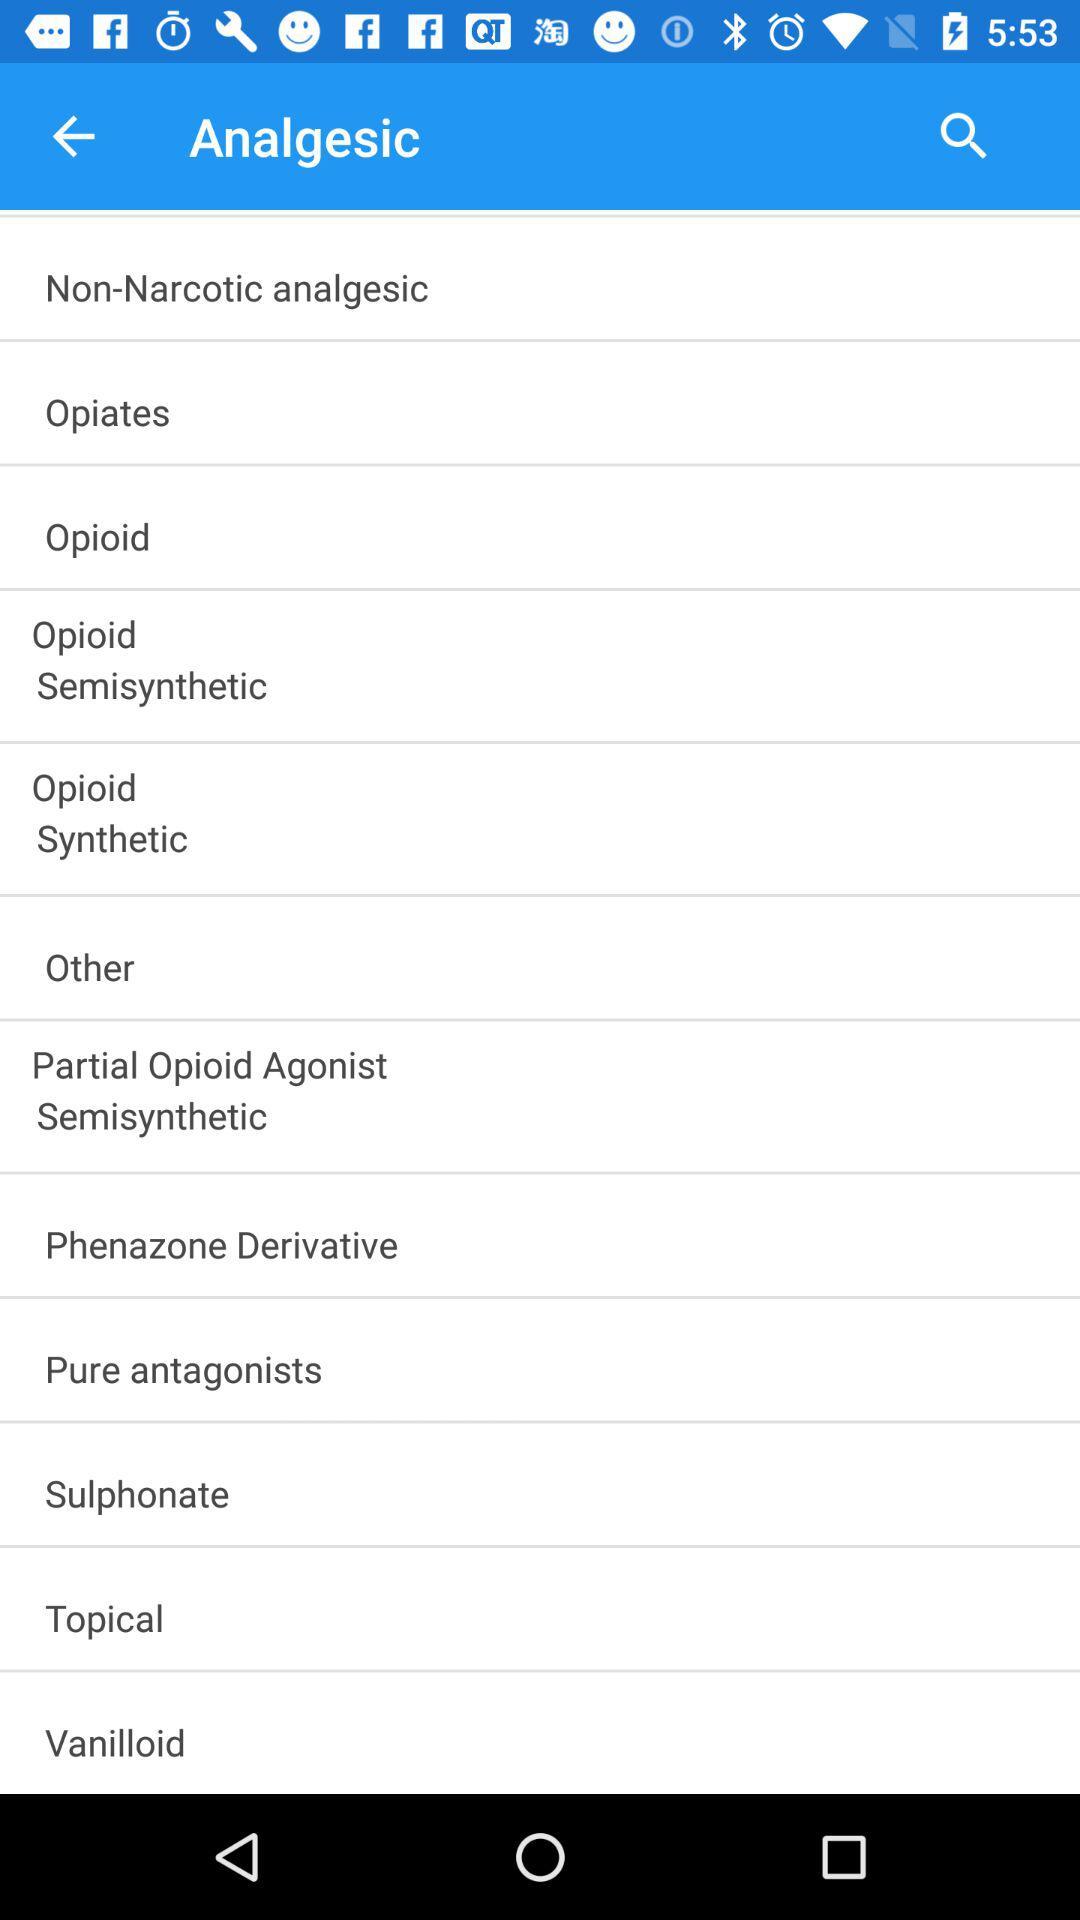 This screenshot has height=1920, width=1080. I want to click on pure antagonists item, so click(549, 1361).